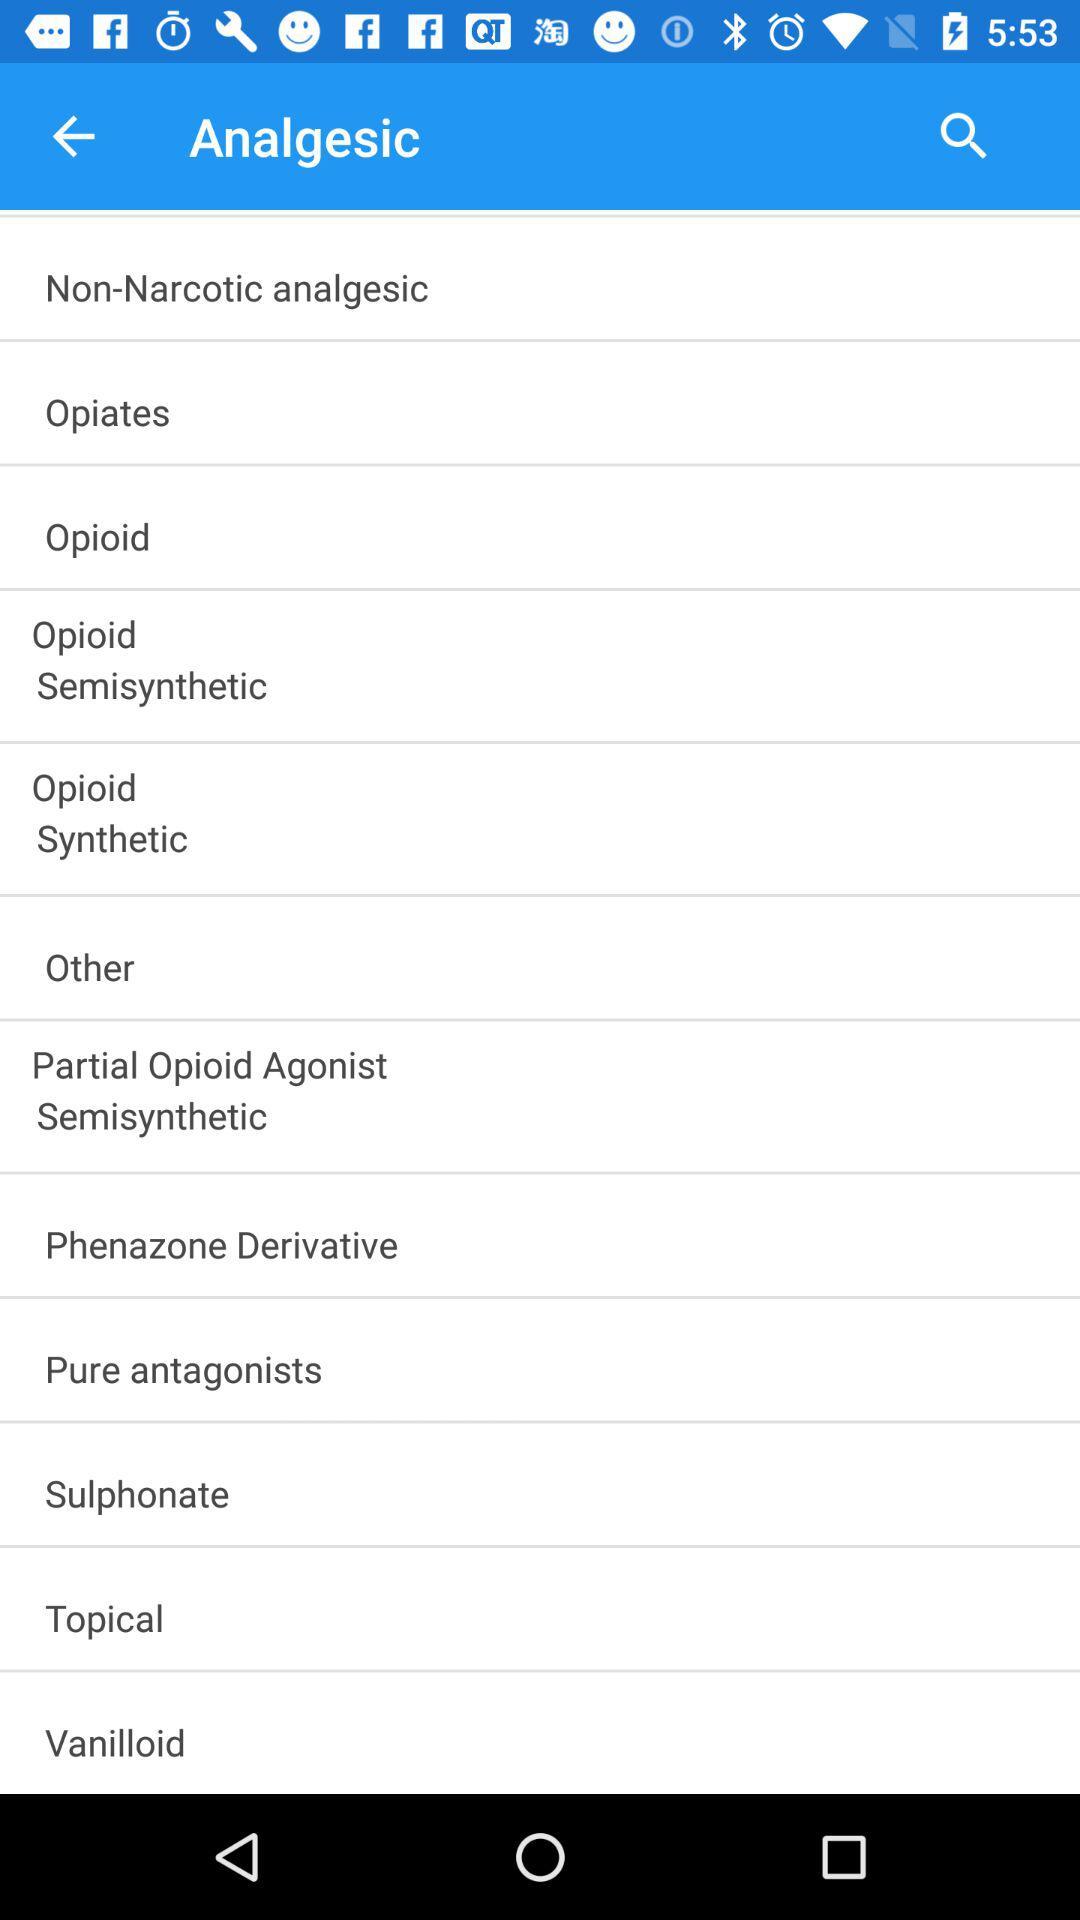 This screenshot has height=1920, width=1080. I want to click on pure antagonists item, so click(549, 1361).